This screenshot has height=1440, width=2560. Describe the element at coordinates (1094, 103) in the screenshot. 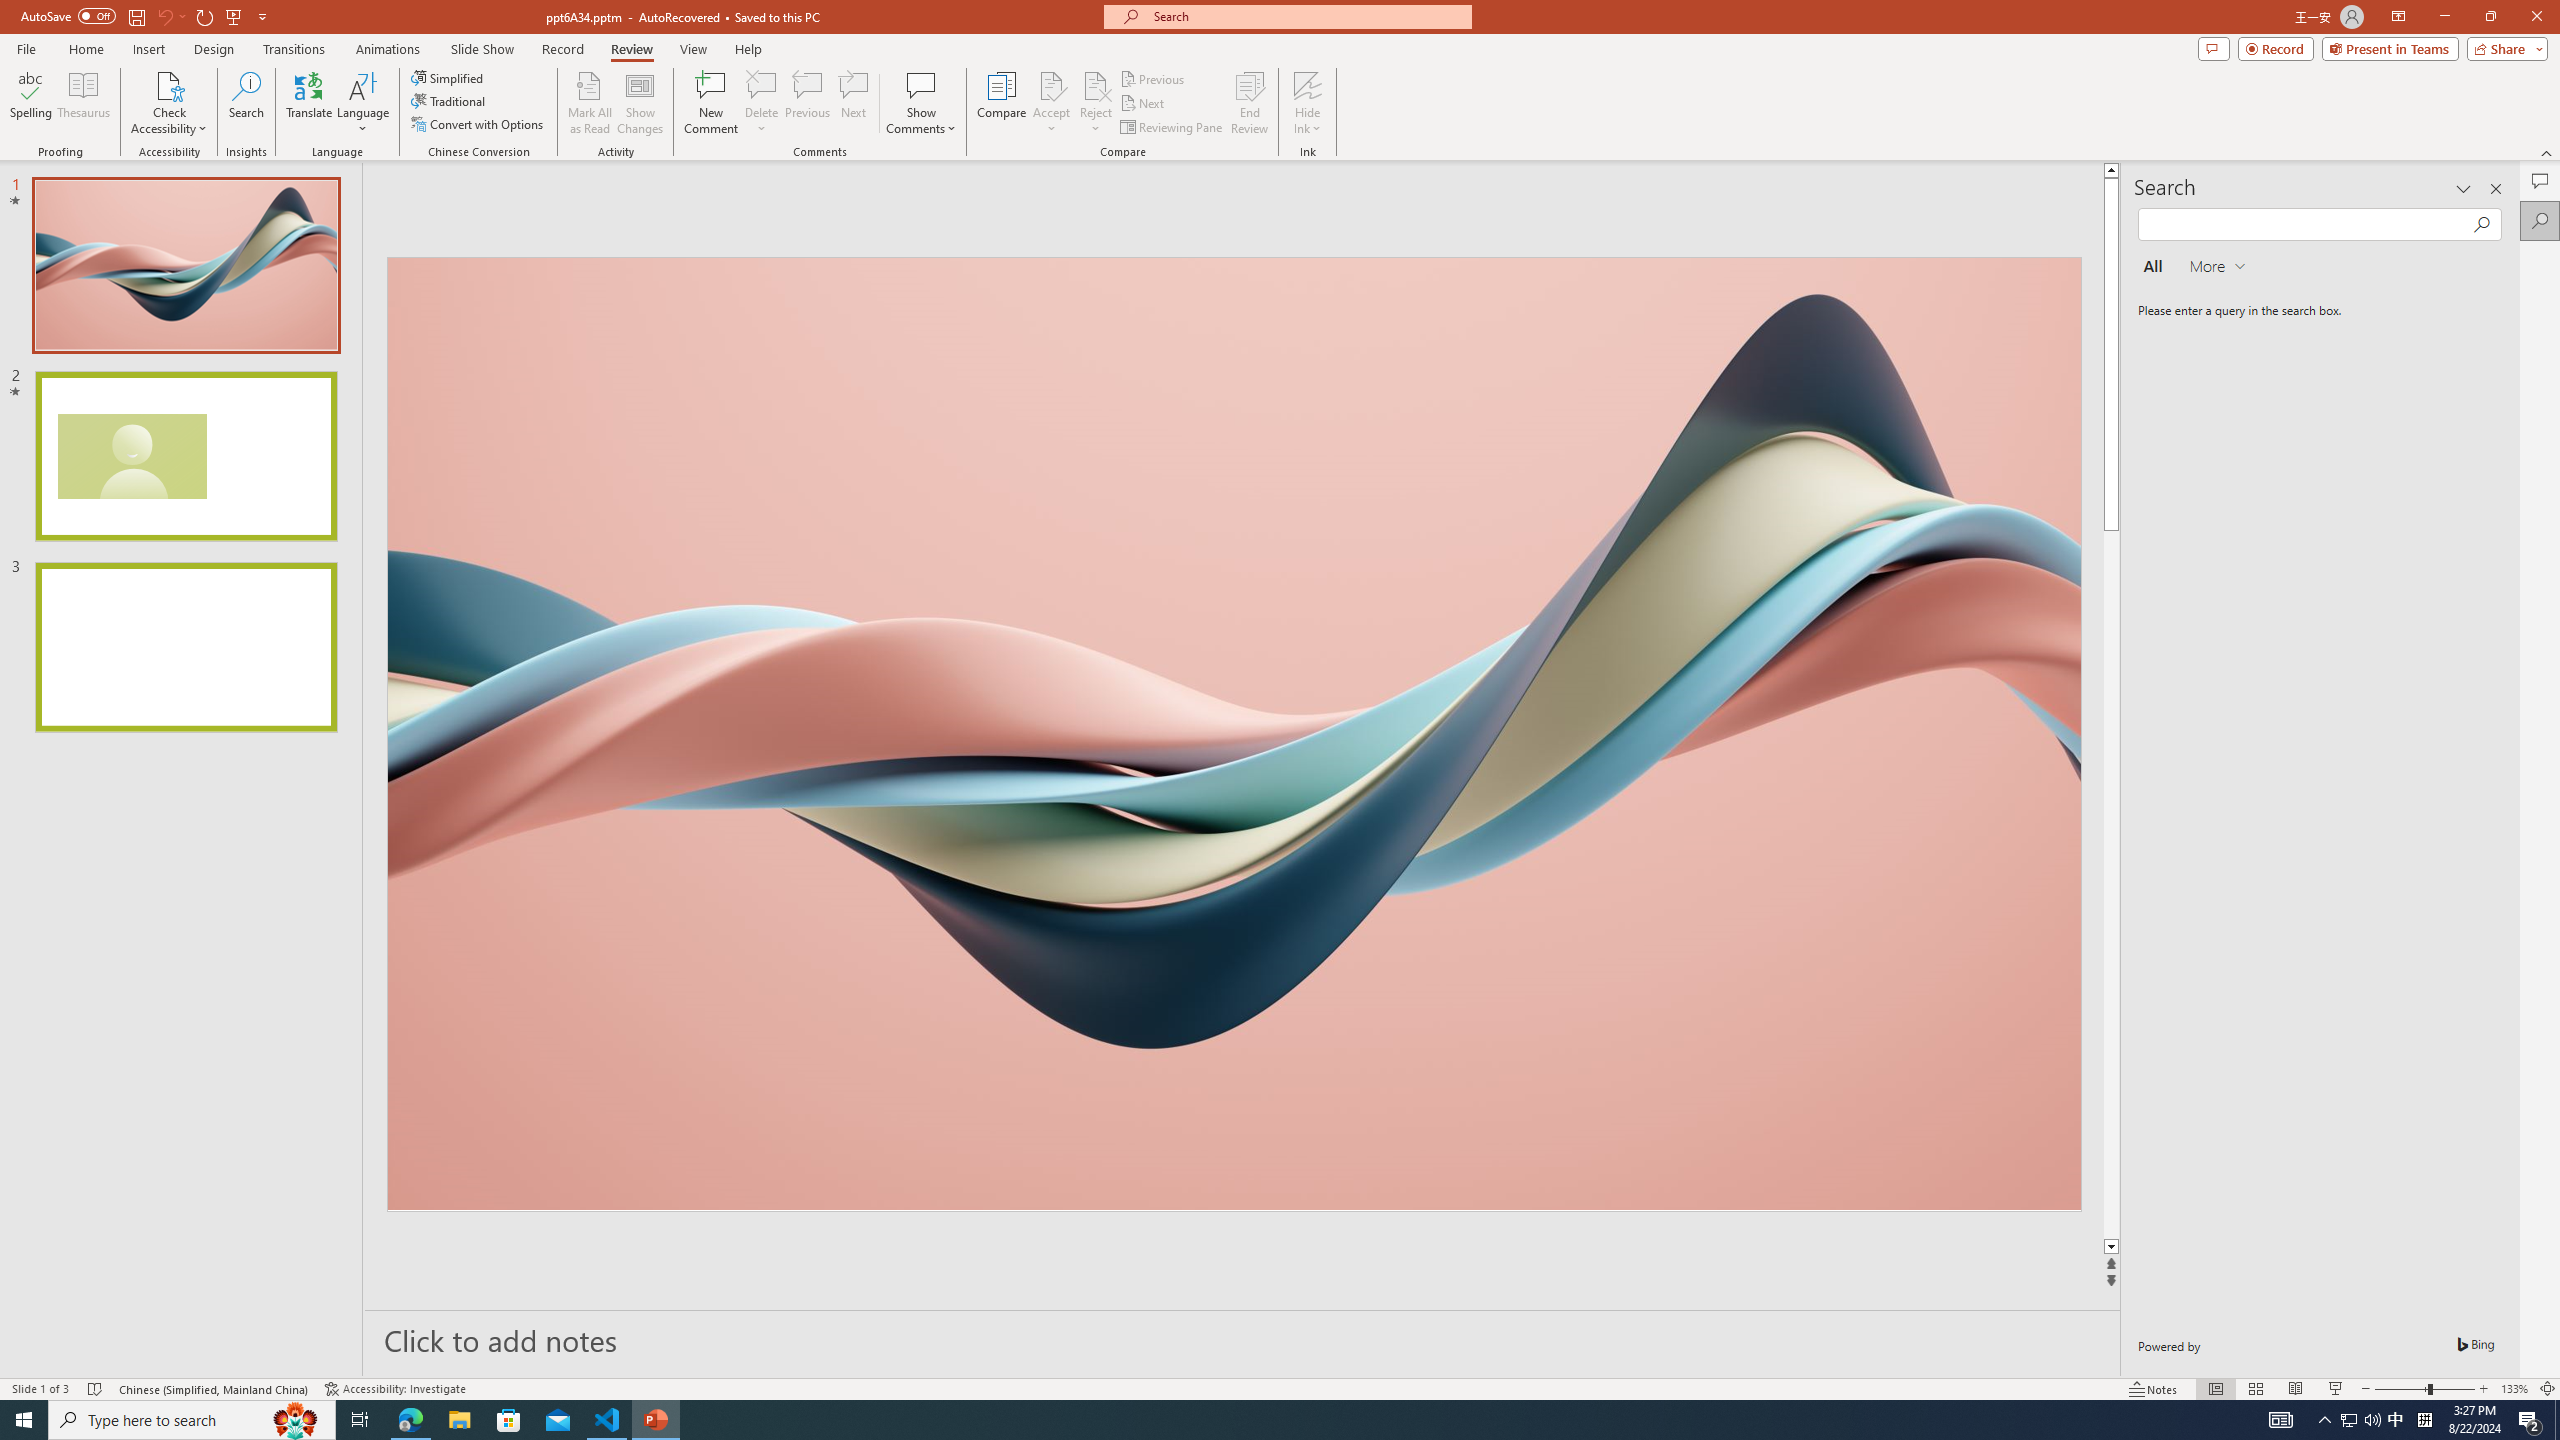

I see `'Reject'` at that location.